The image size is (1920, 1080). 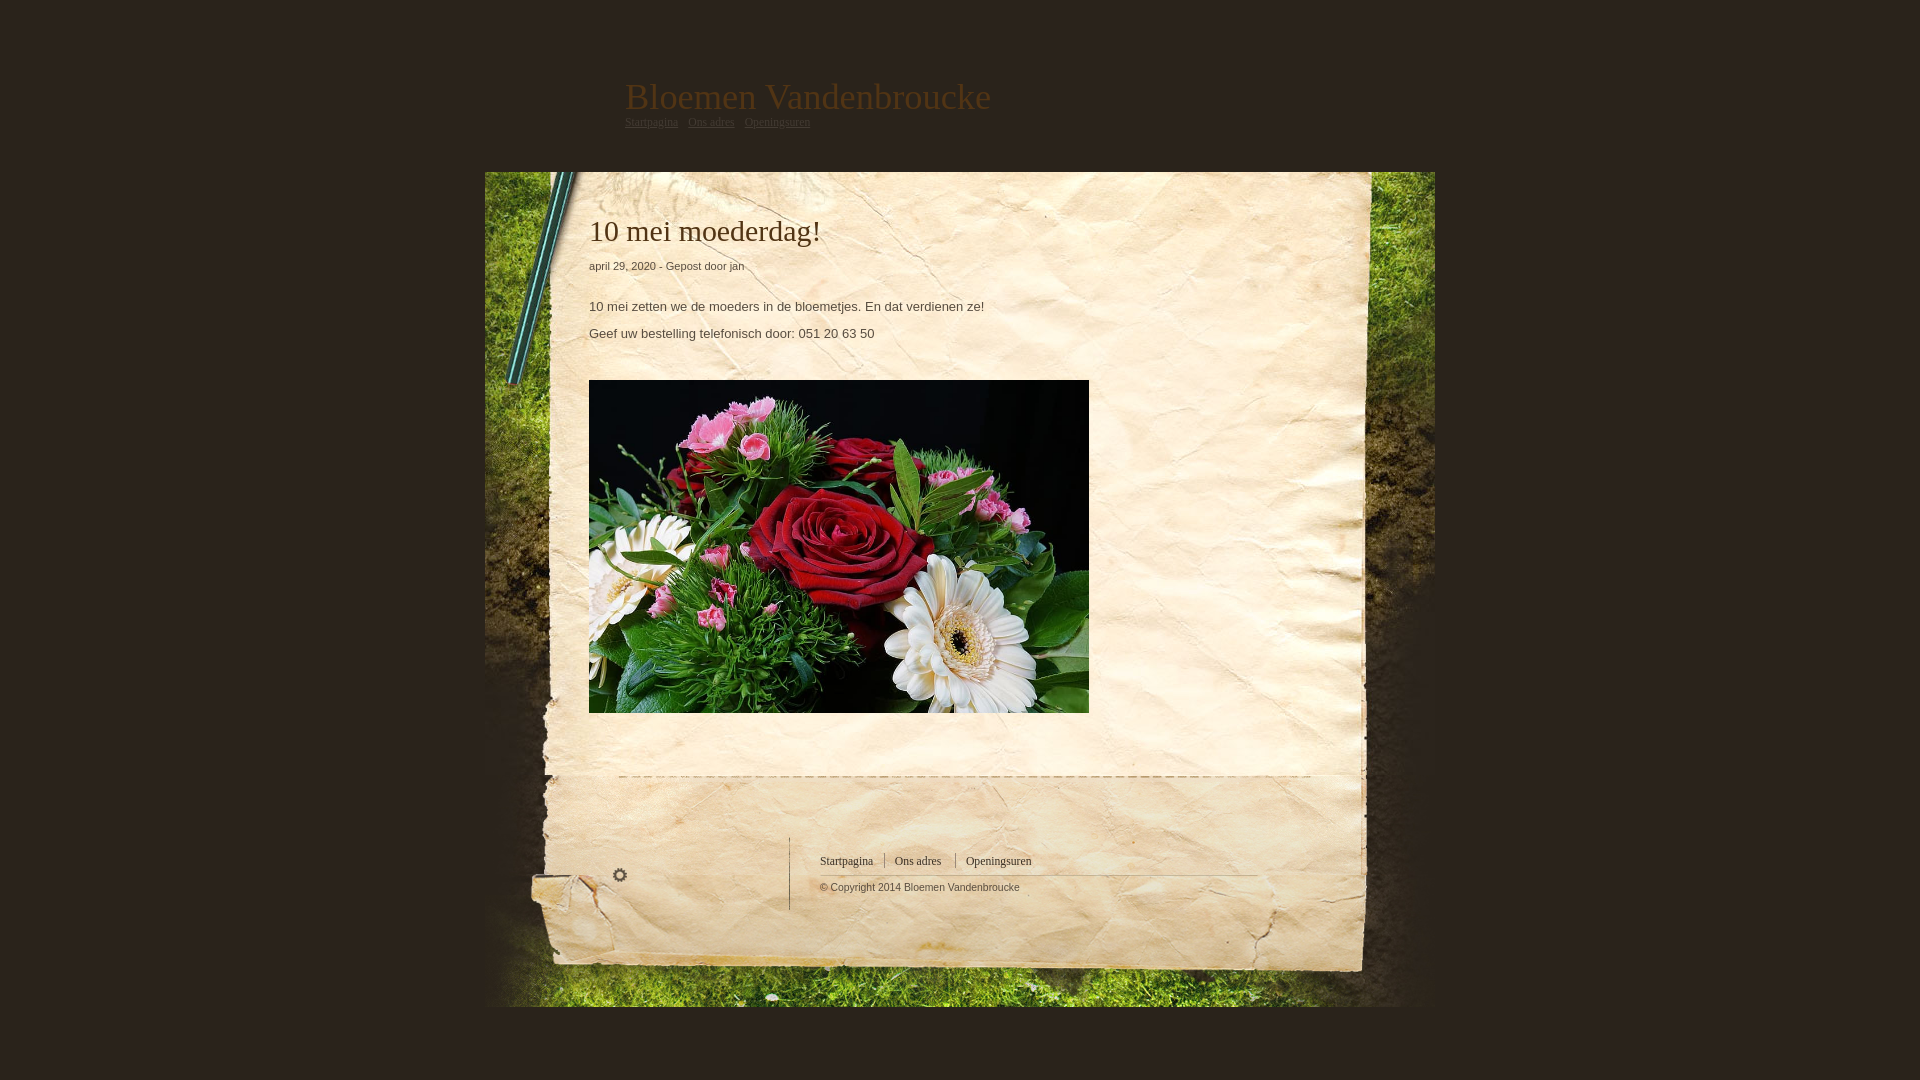 What do you see at coordinates (998, 860) in the screenshot?
I see `'Openingsuren'` at bounding box center [998, 860].